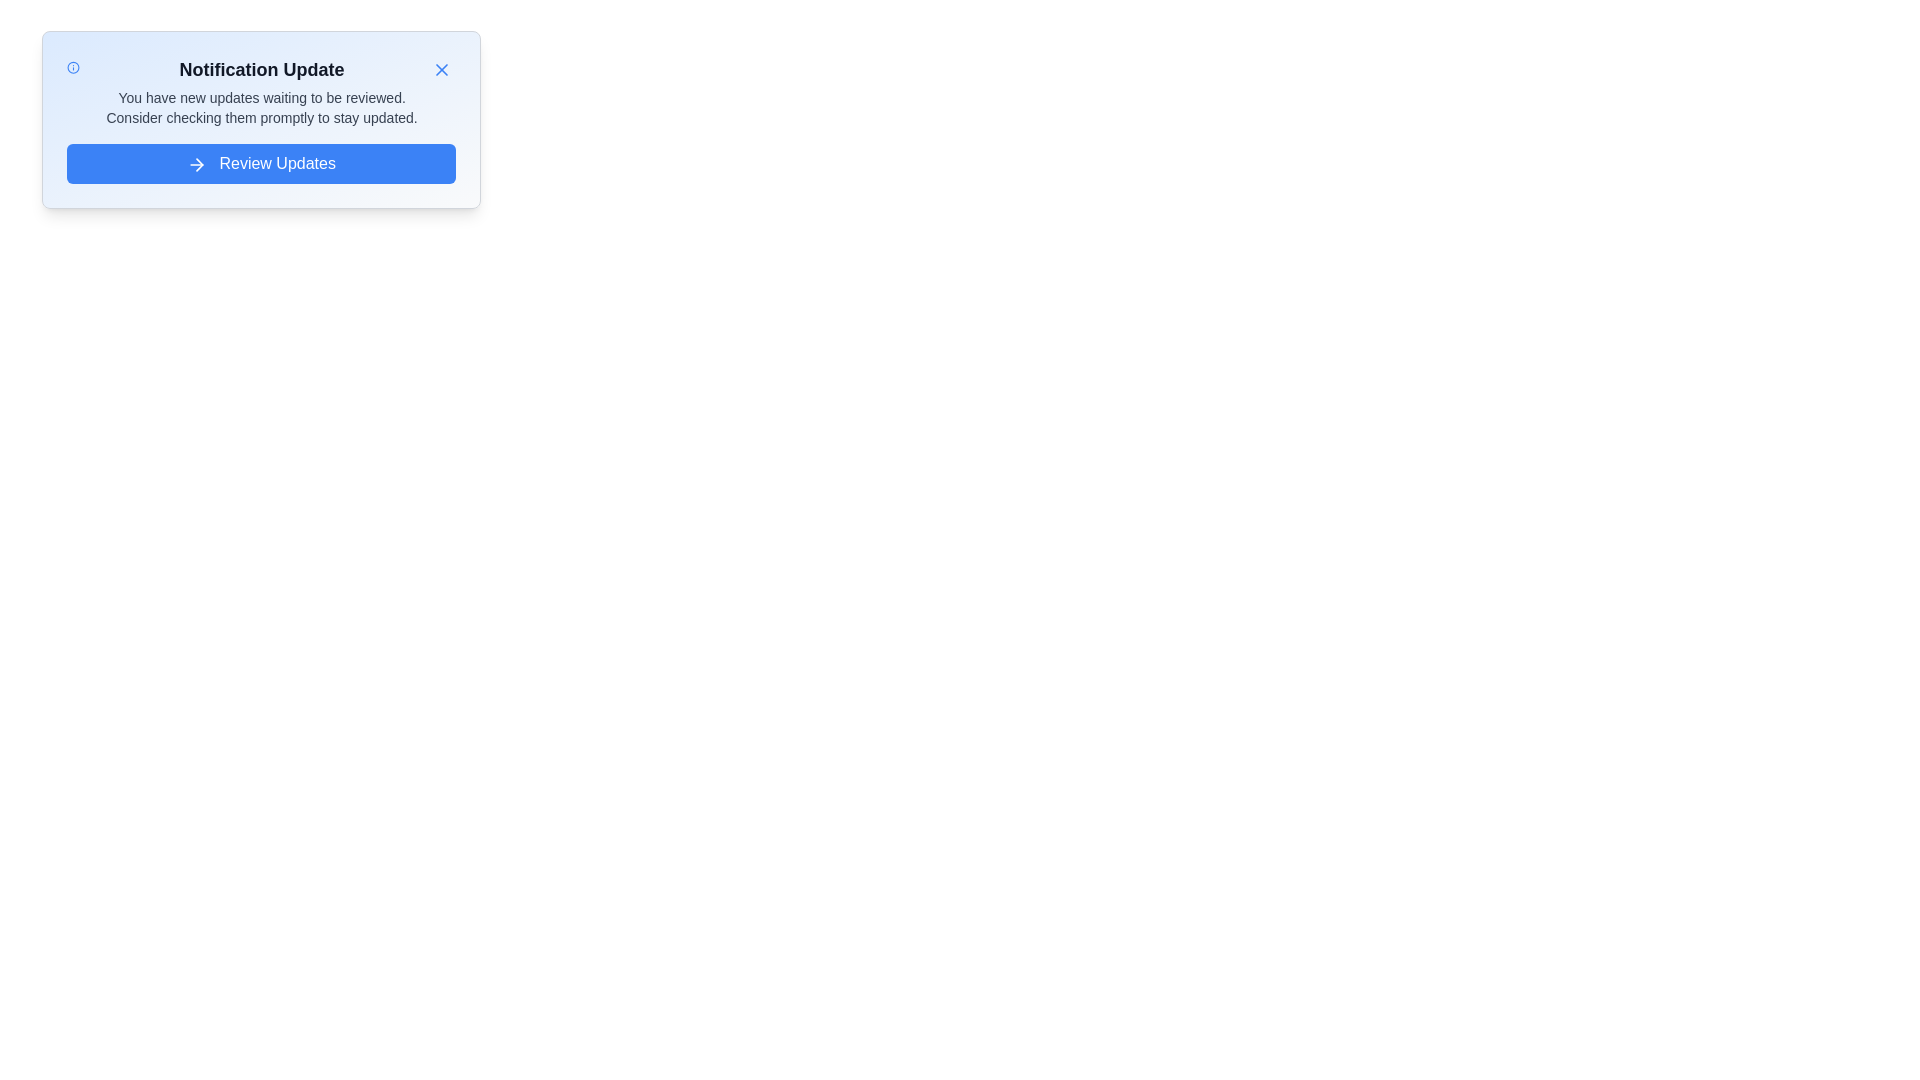  Describe the element at coordinates (440, 68) in the screenshot. I see `'X' button to close the alert` at that location.